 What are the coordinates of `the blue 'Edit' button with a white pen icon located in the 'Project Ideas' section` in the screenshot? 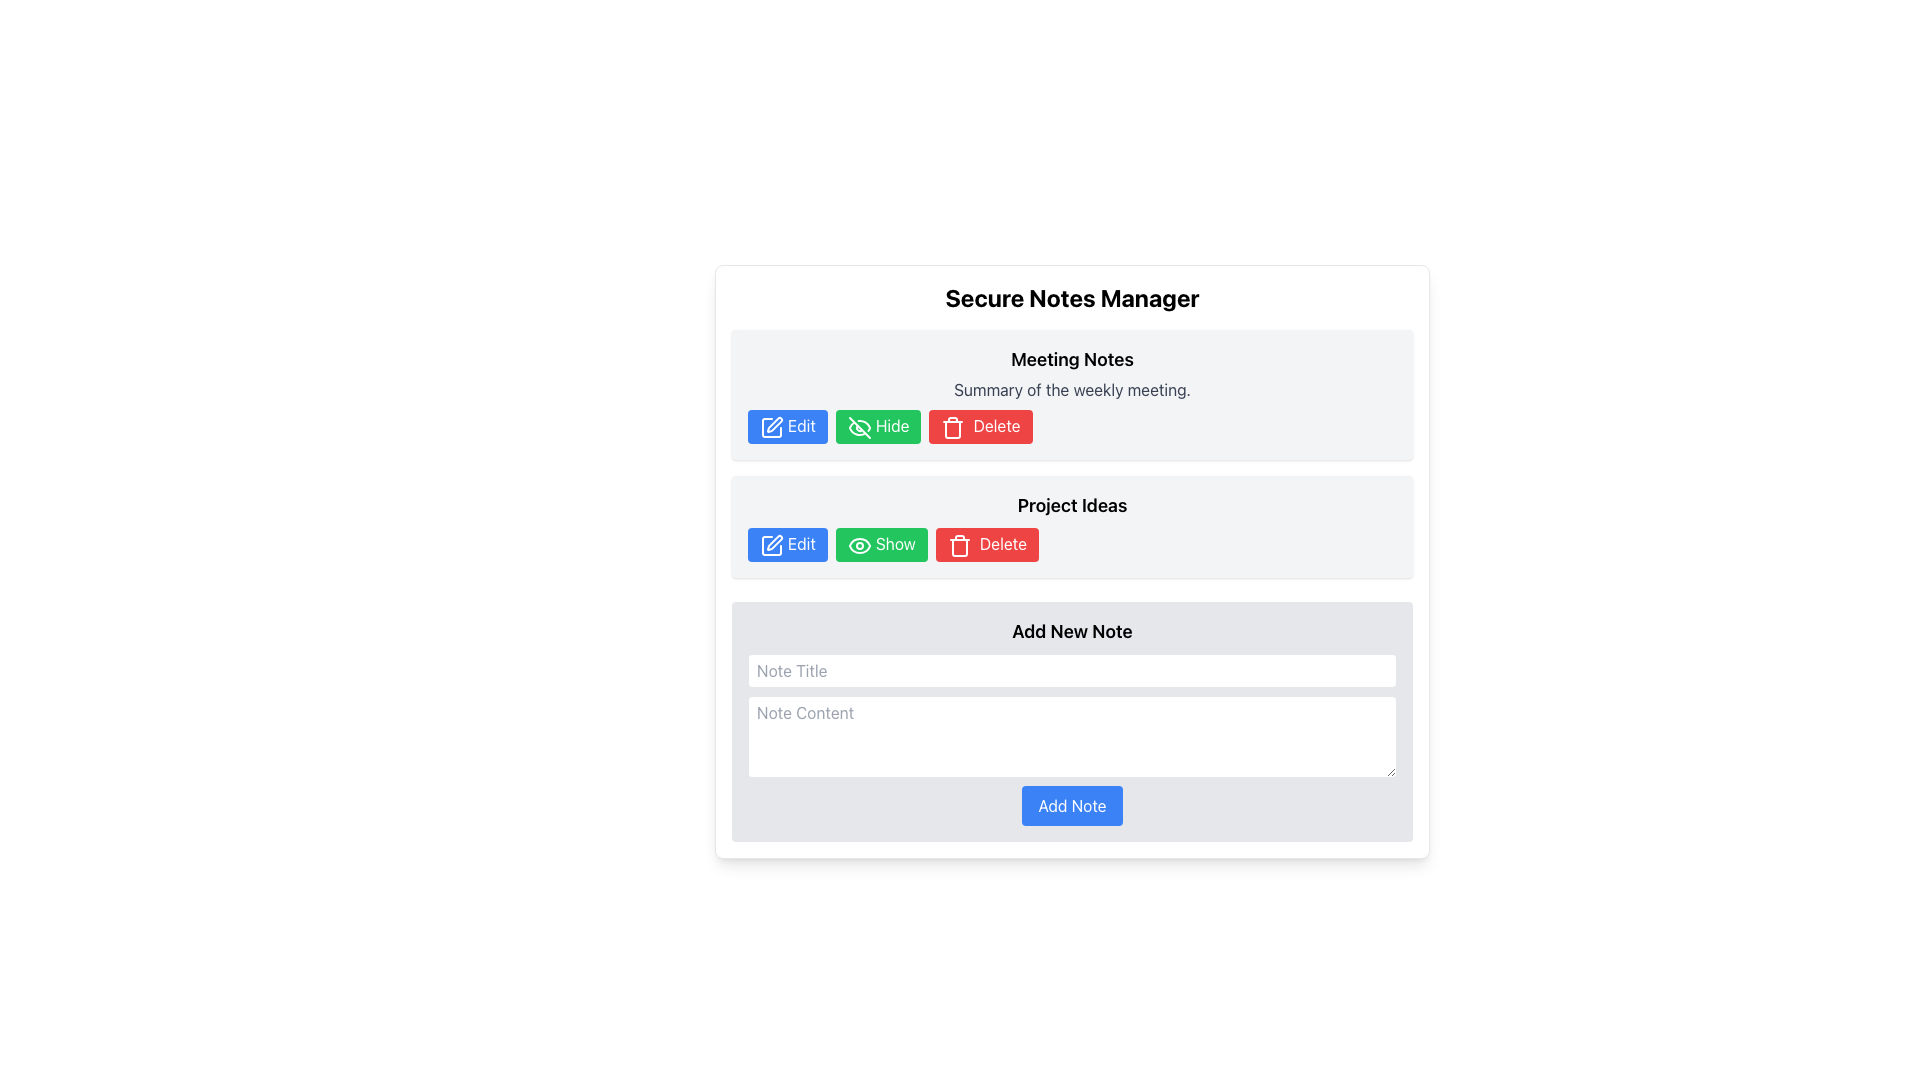 It's located at (786, 544).